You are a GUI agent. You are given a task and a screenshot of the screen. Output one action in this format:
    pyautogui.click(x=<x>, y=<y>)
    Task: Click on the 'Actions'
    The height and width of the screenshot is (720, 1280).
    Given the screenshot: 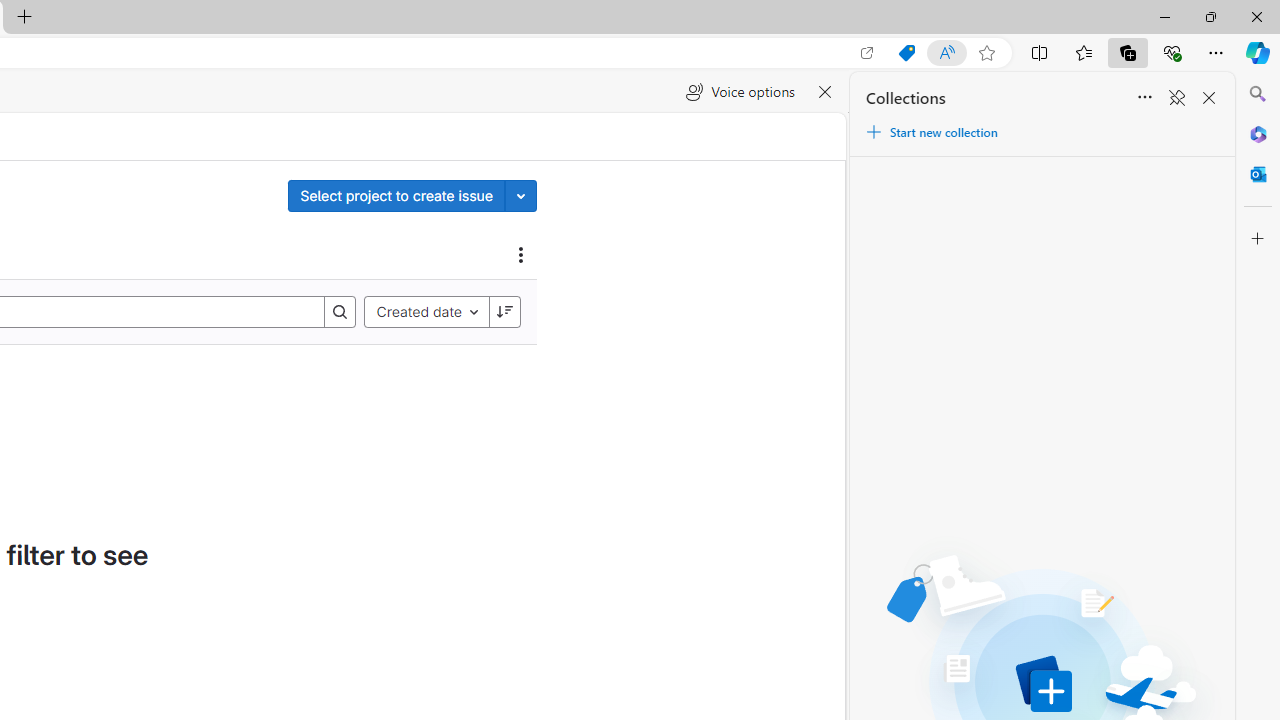 What is the action you would take?
    pyautogui.click(x=521, y=253)
    